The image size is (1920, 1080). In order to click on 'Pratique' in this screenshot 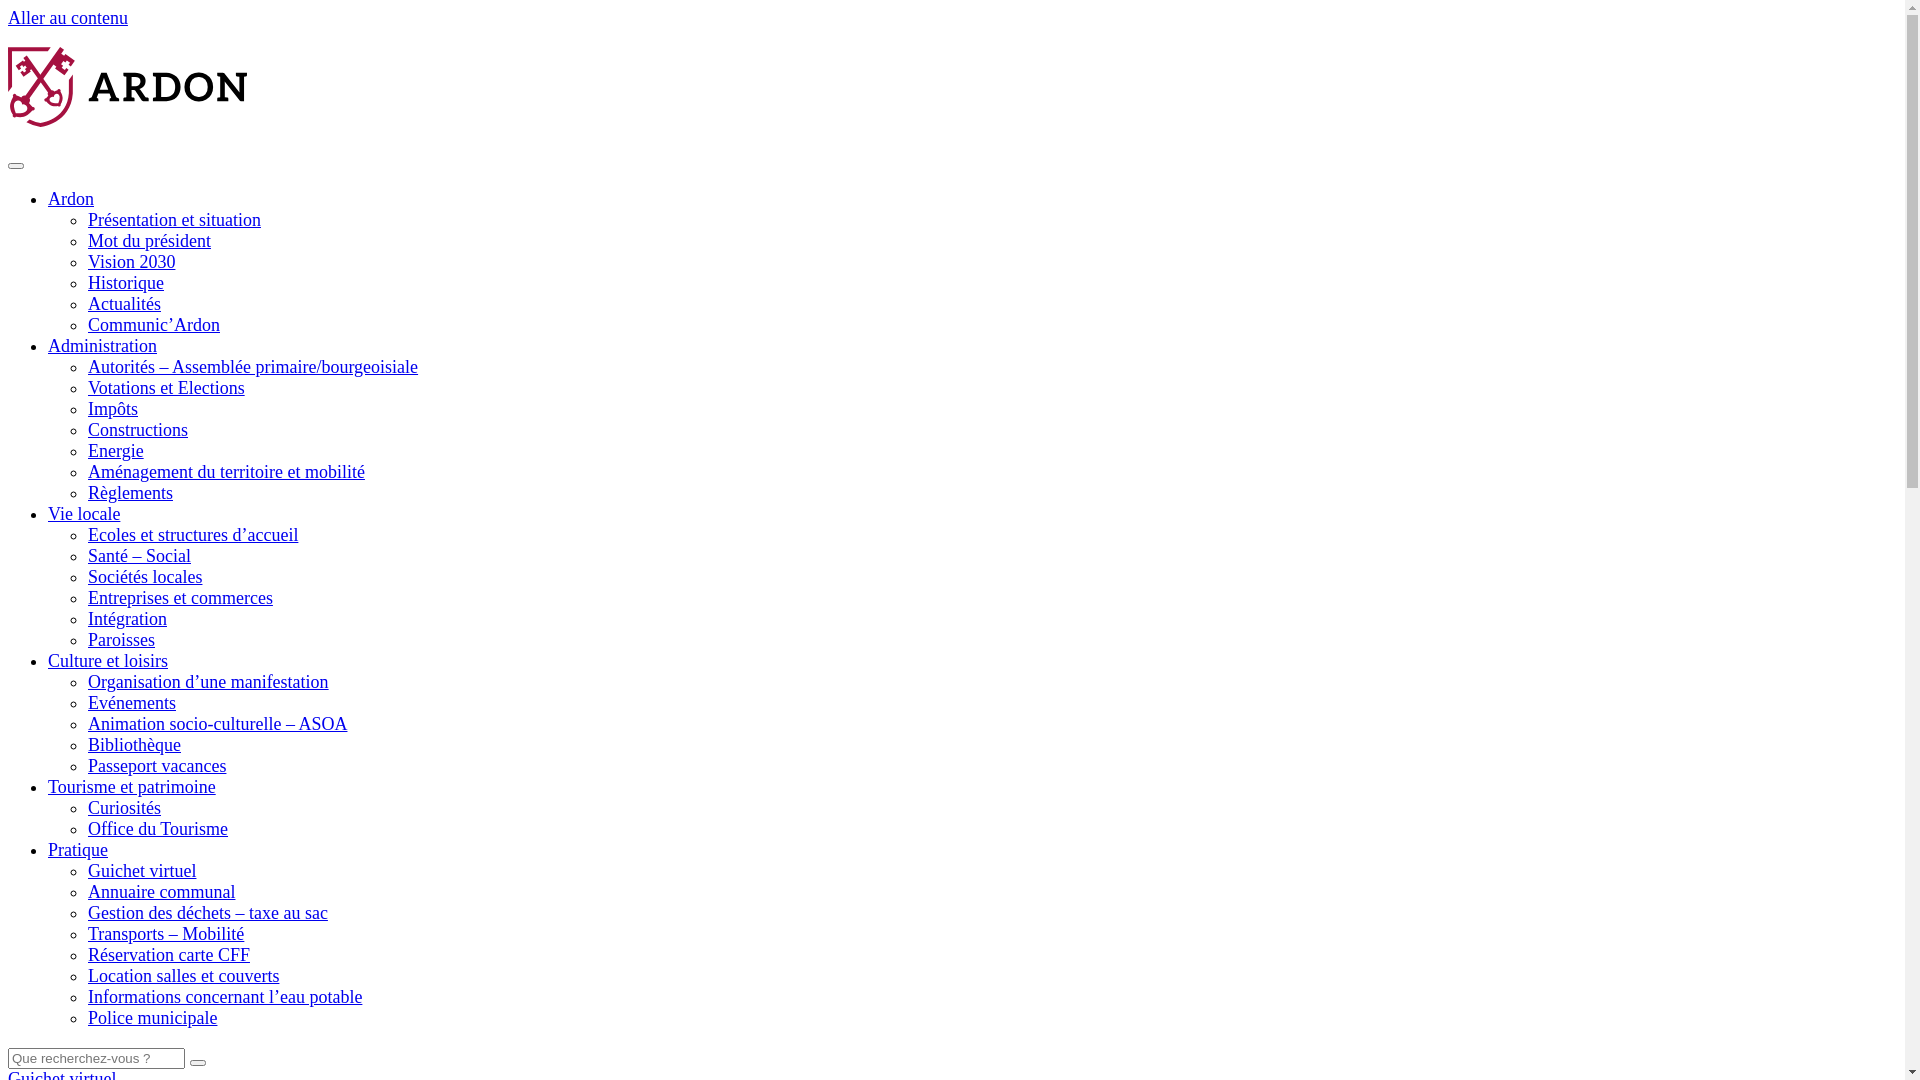, I will do `click(77, 849)`.